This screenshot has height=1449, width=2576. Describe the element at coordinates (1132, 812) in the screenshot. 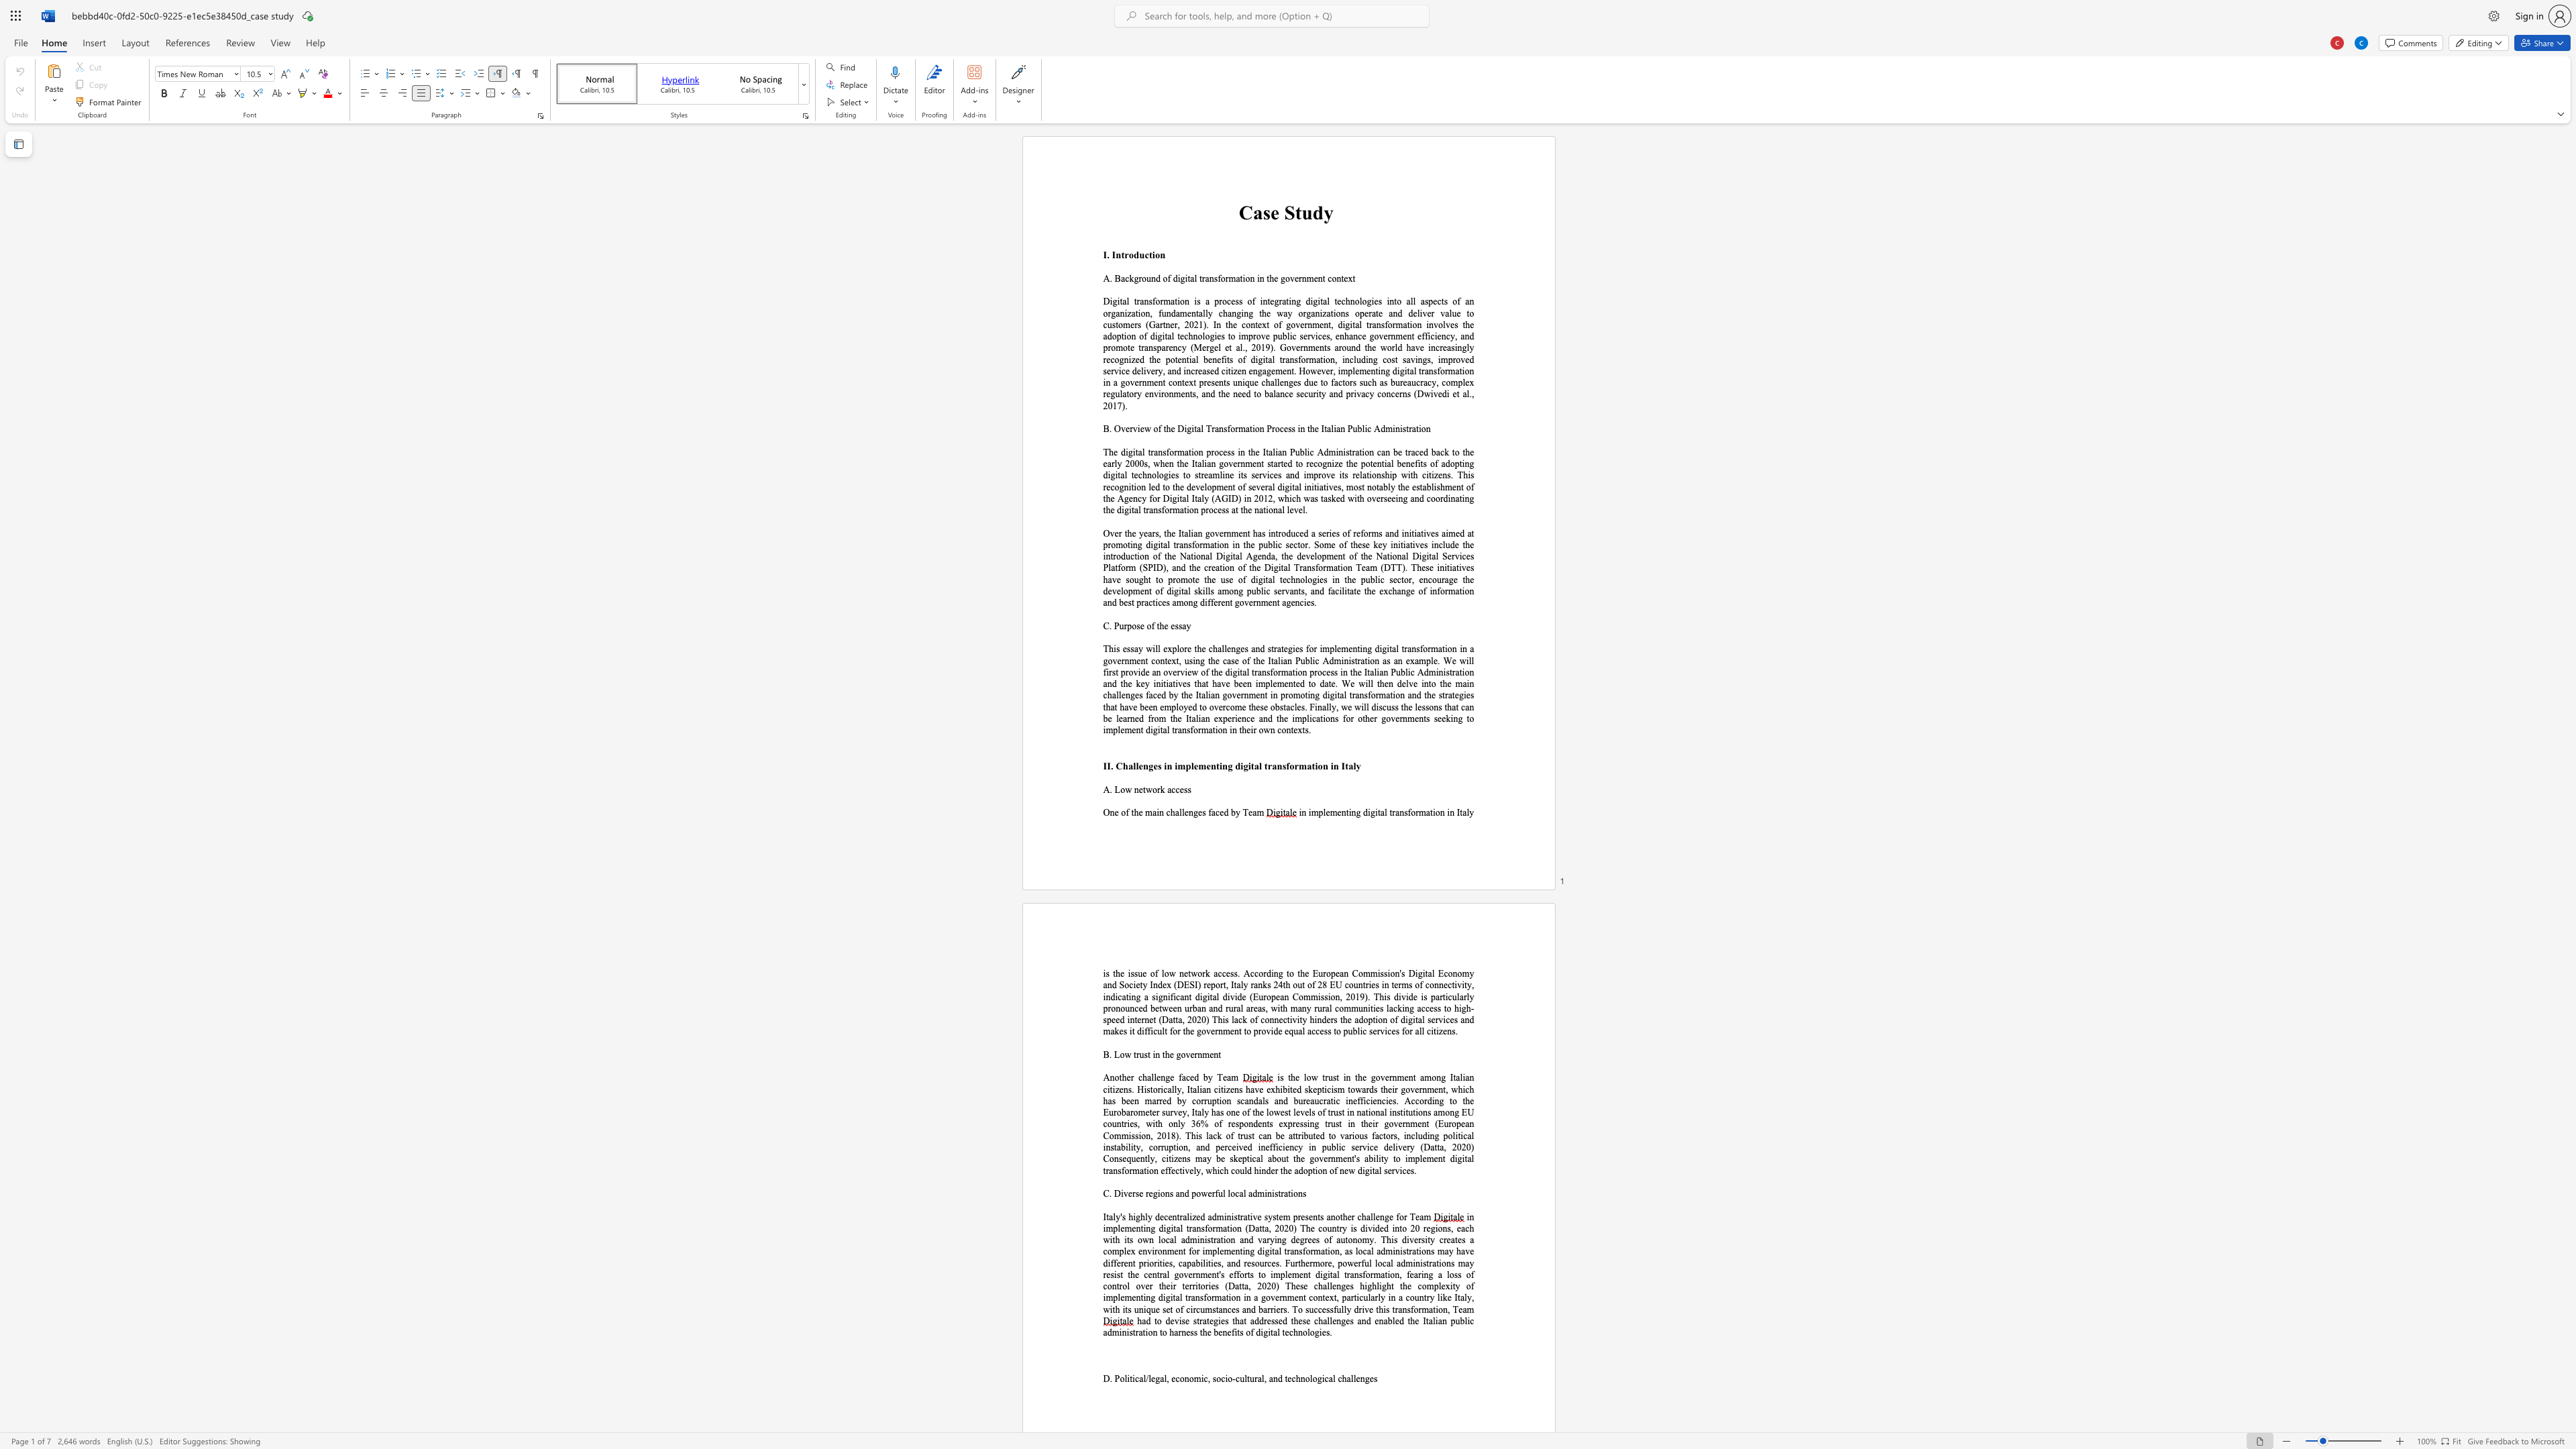

I see `the 1th character "t" in the text` at that location.